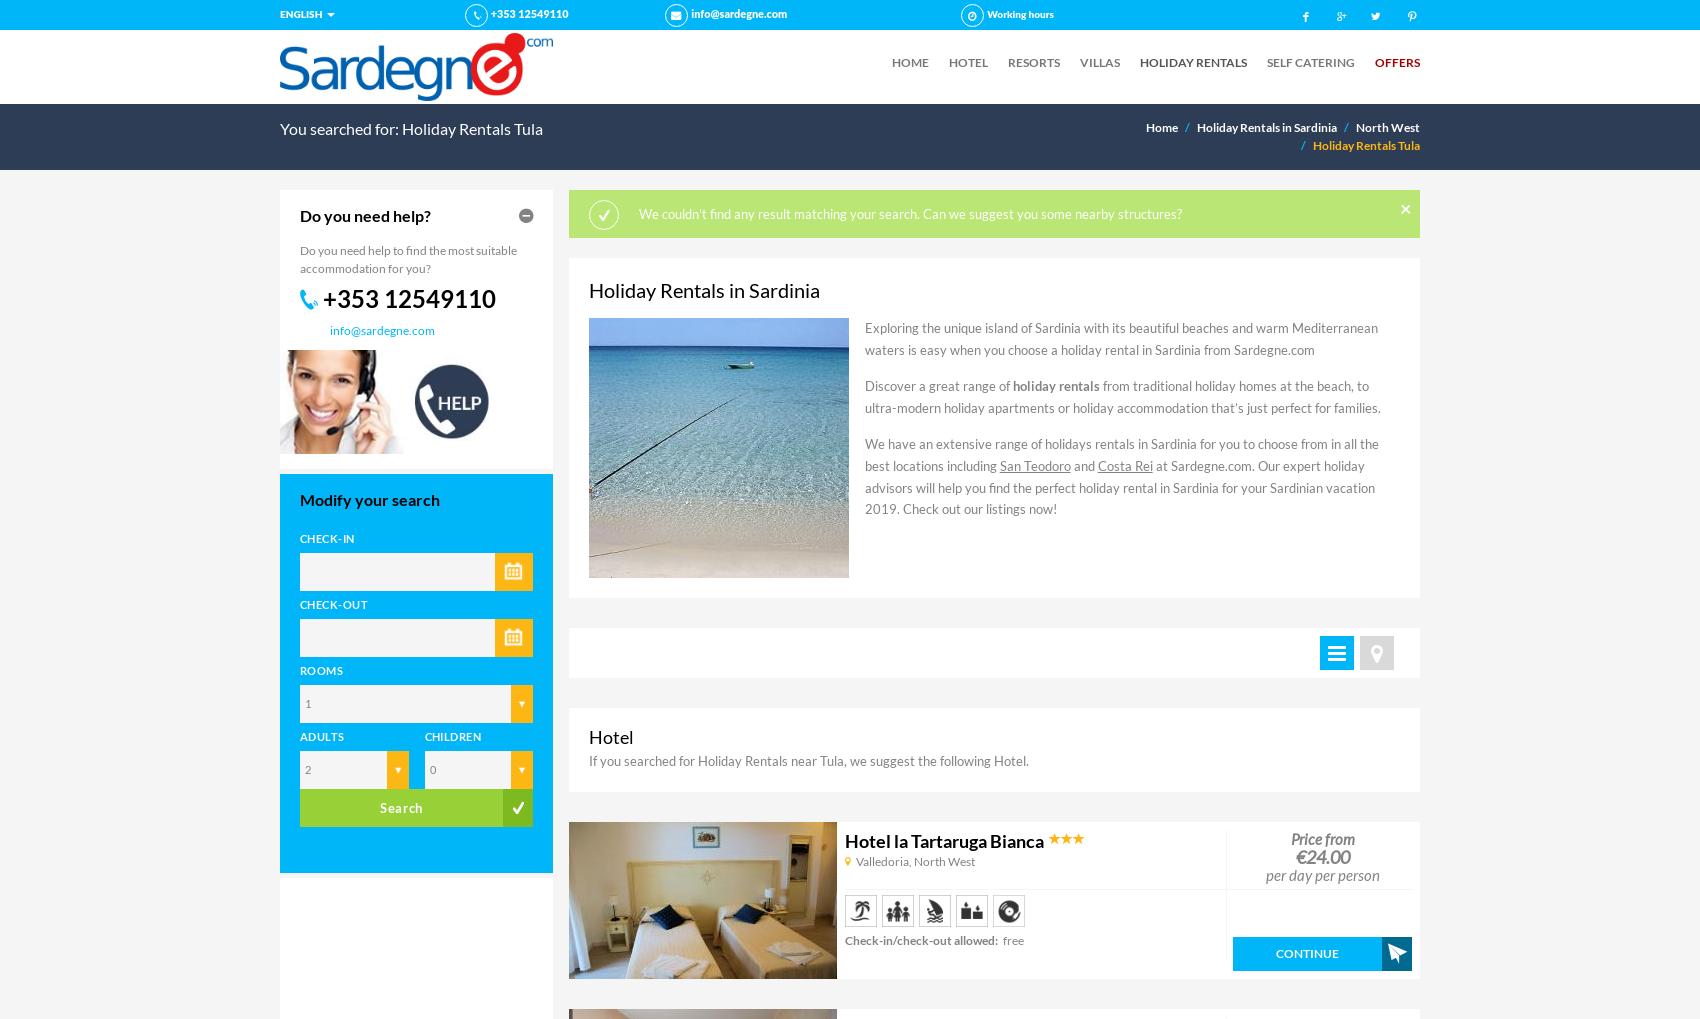  Describe the element at coordinates (410, 126) in the screenshot. I see `'You searched for: Holiday Rentals Tula'` at that location.